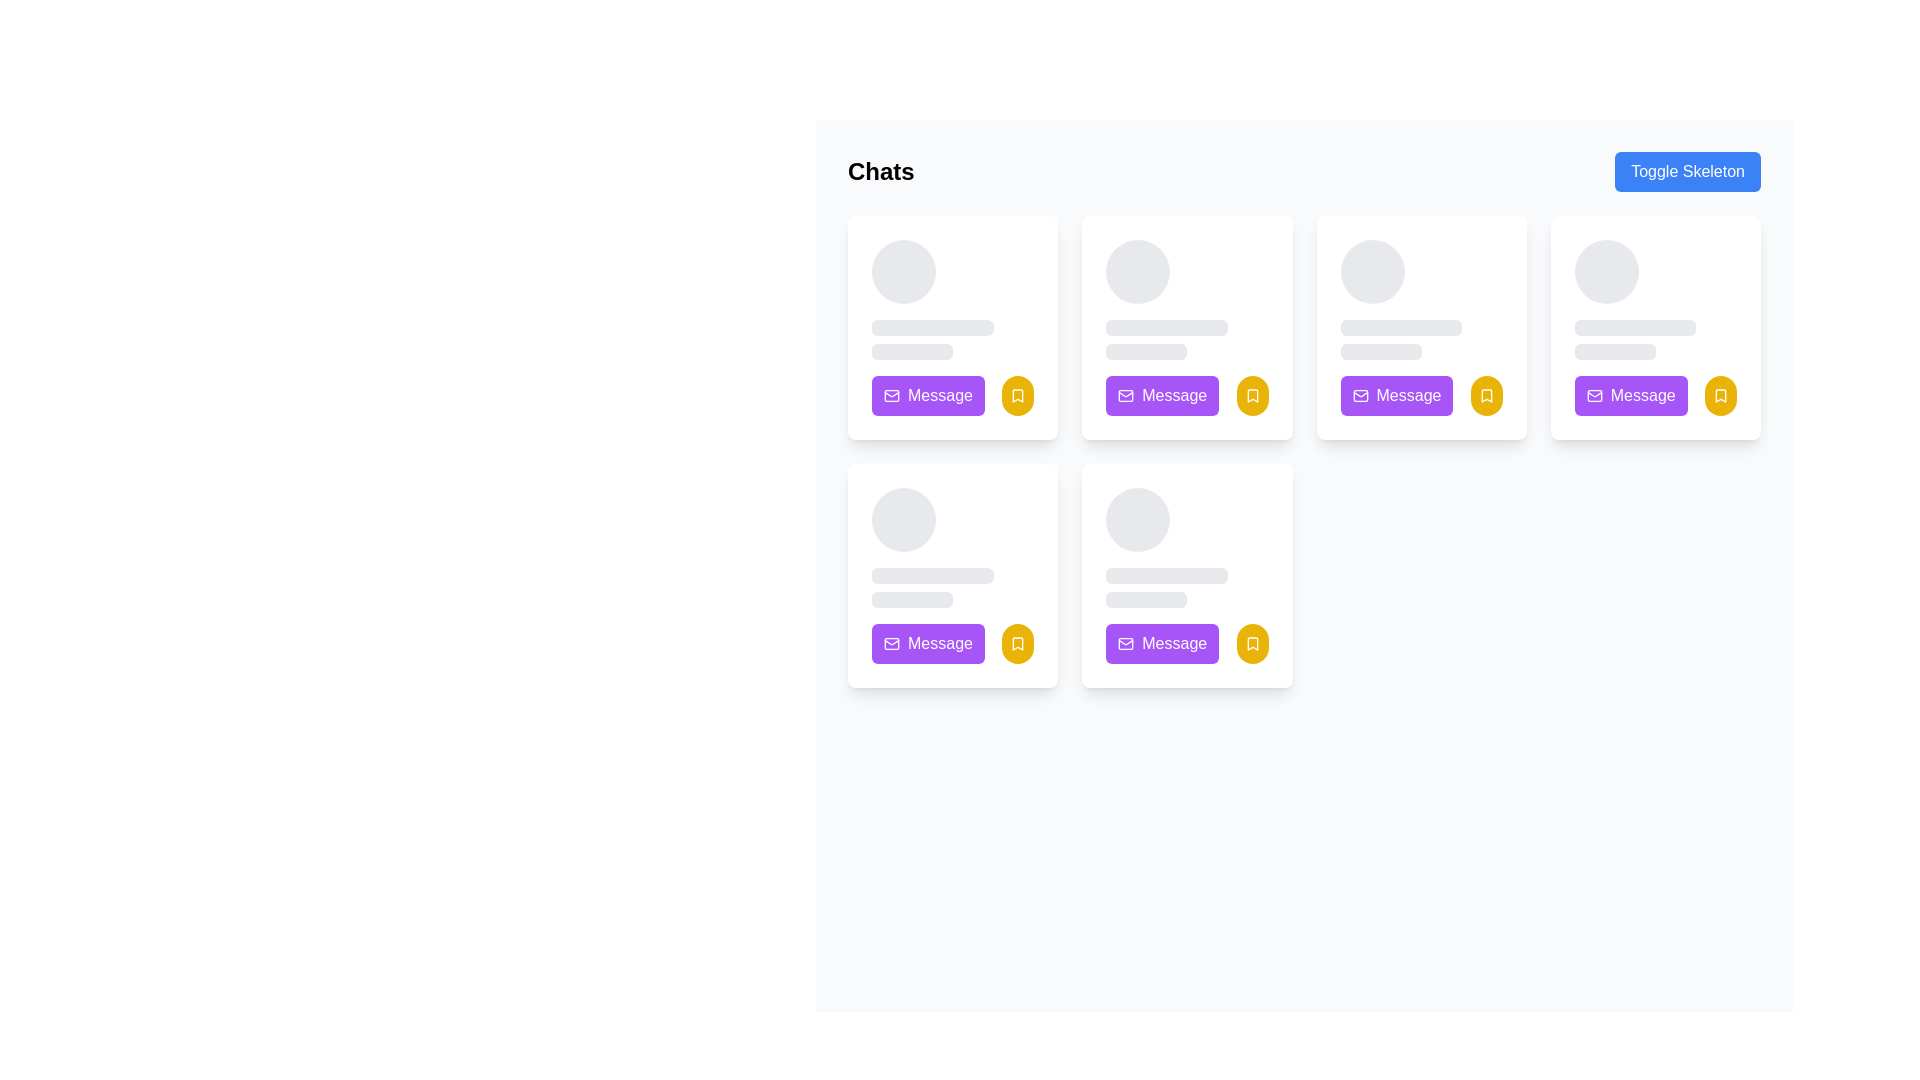 The height and width of the screenshot is (1080, 1920). I want to click on the messaging icon located to the left of the 'Message' label in the bottom-left card of a 2x3 grid layout, so click(891, 644).